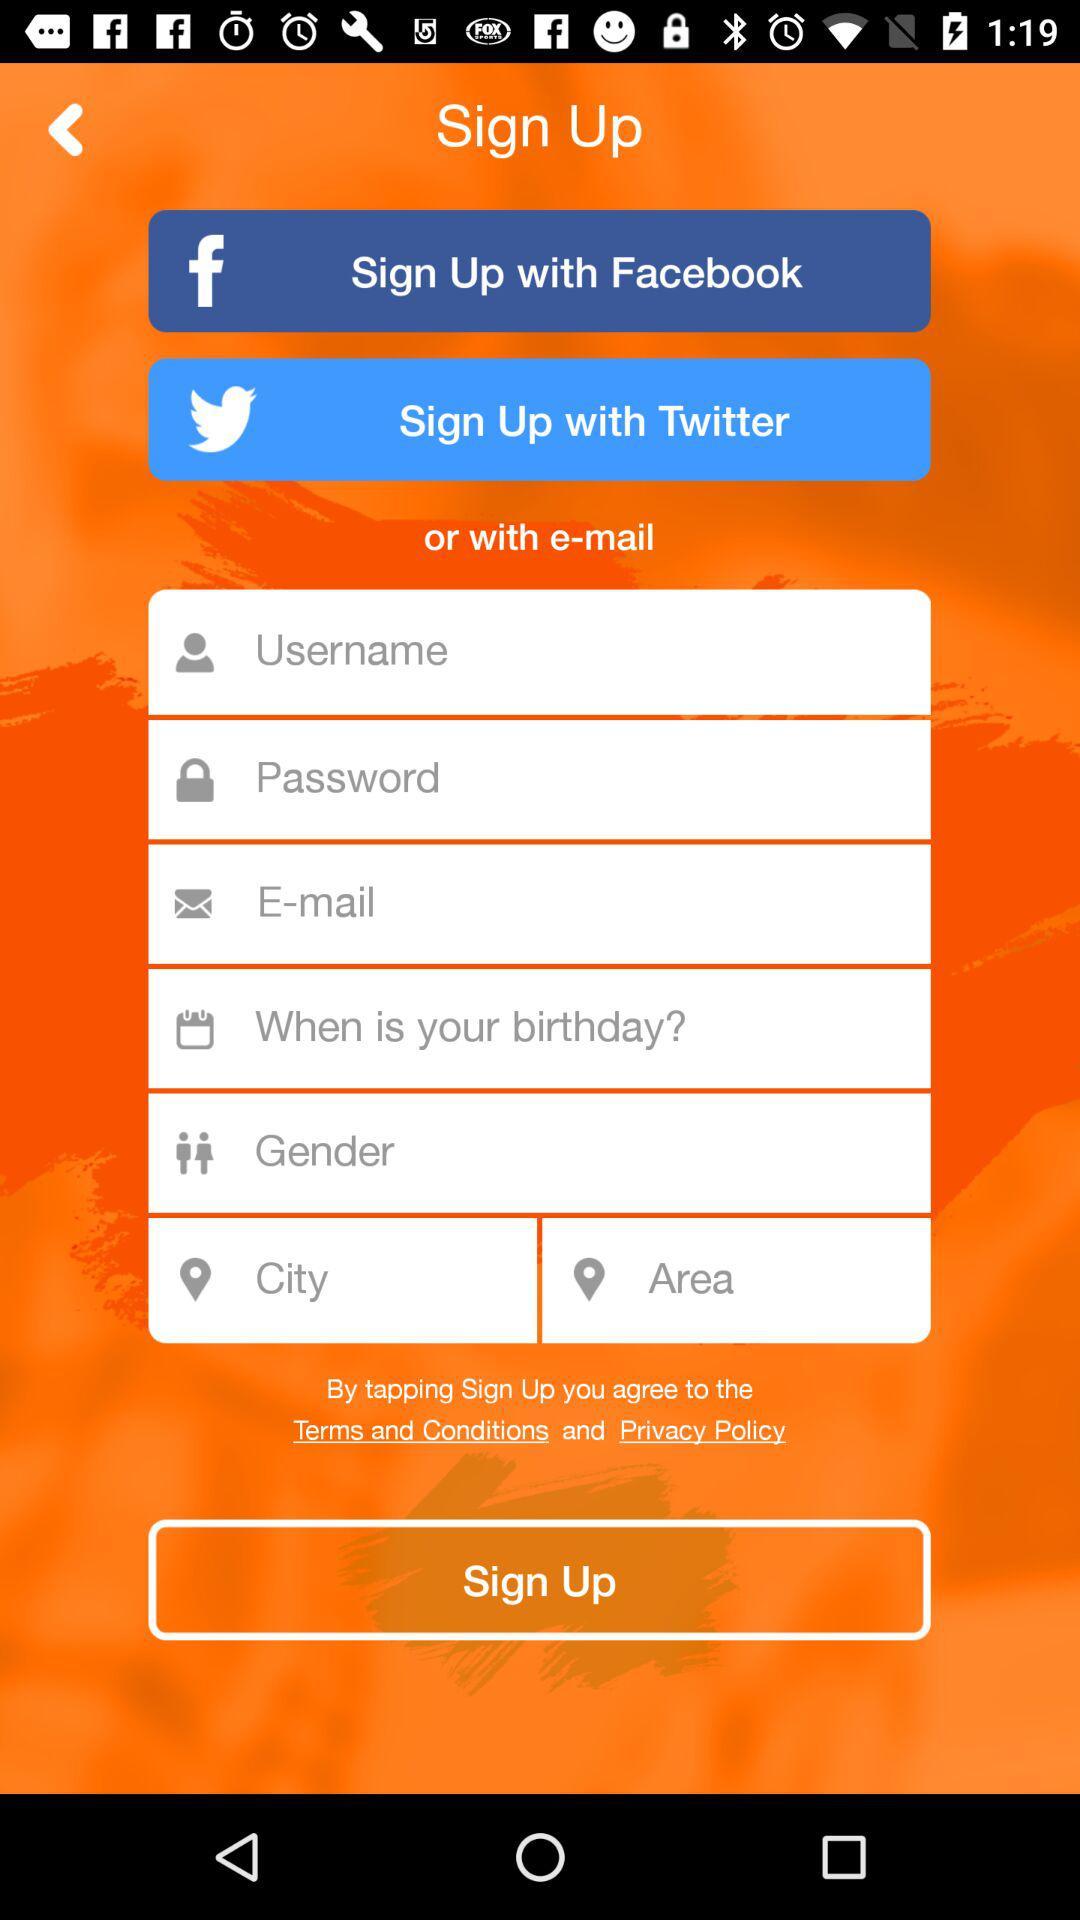 The image size is (1080, 1920). Describe the element at coordinates (420, 1430) in the screenshot. I see `item below the by tapping sign item` at that location.